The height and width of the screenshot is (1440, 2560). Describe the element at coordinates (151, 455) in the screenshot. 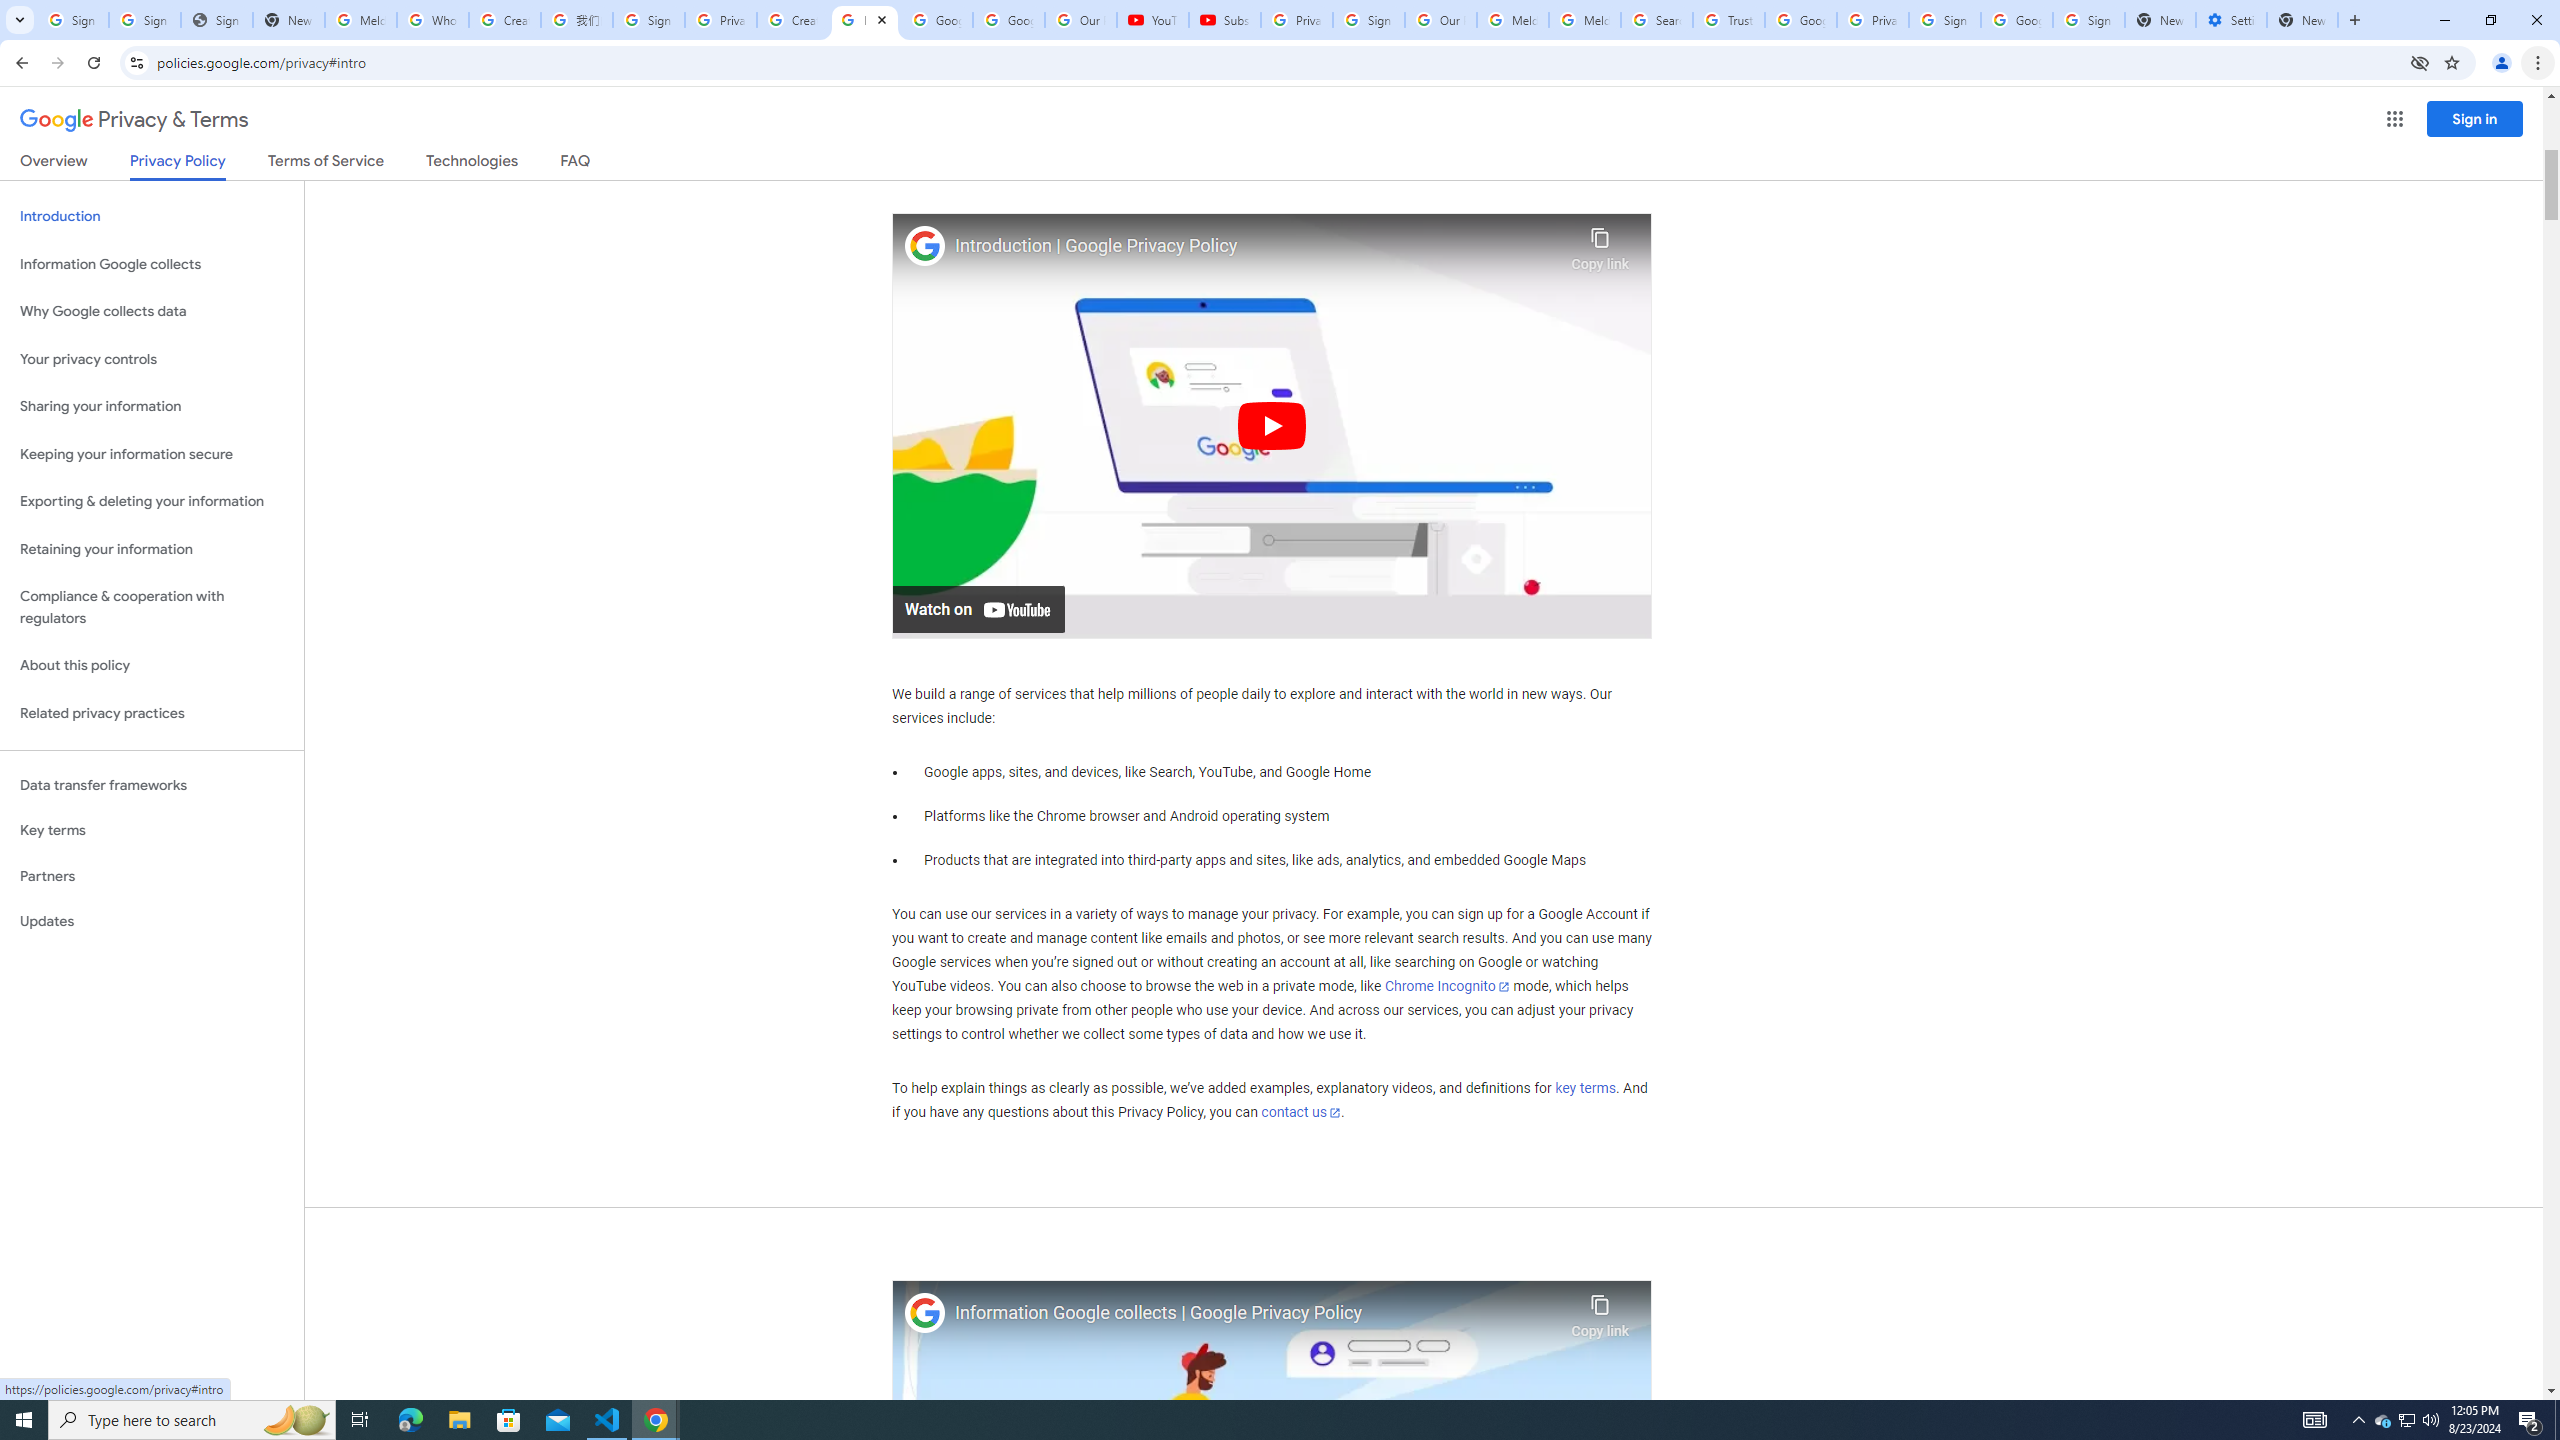

I see `'Keeping your information secure'` at that location.